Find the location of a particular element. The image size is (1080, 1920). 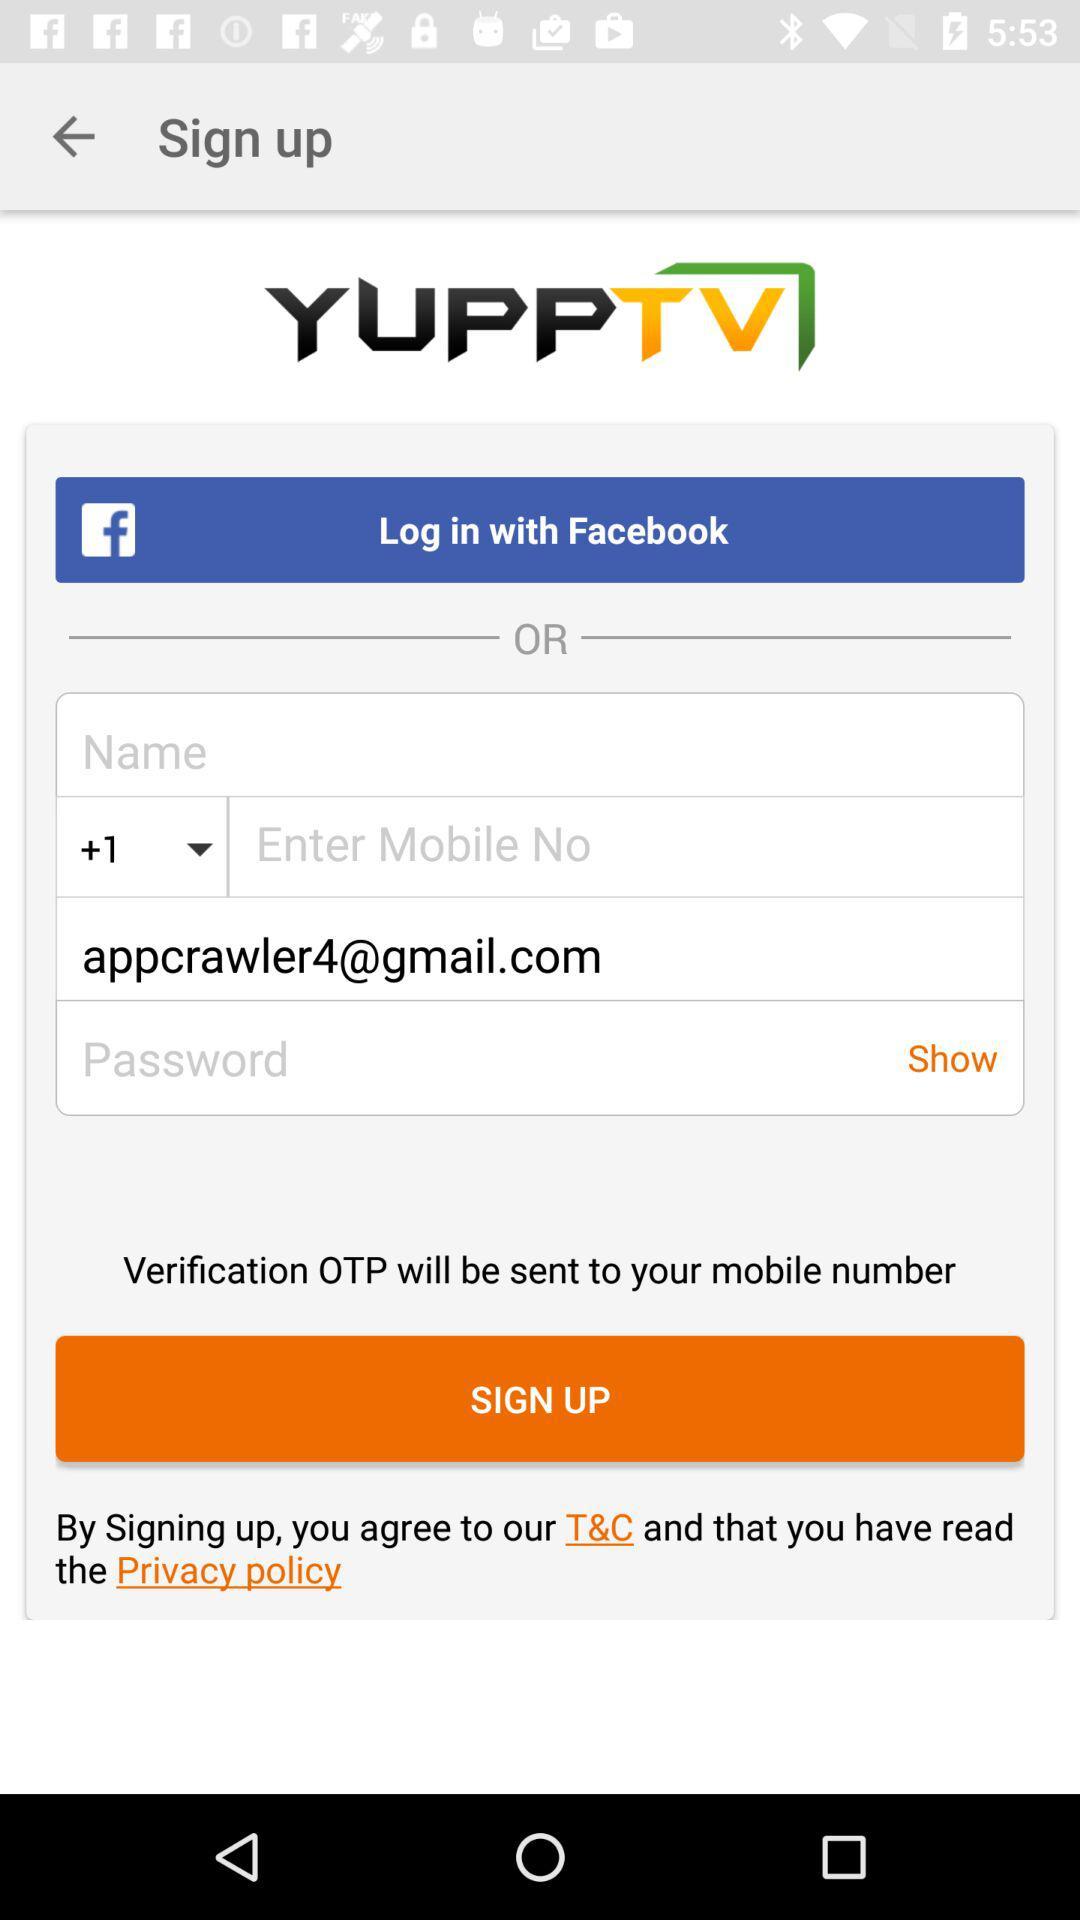

your mobile number to log in is located at coordinates (626, 848).